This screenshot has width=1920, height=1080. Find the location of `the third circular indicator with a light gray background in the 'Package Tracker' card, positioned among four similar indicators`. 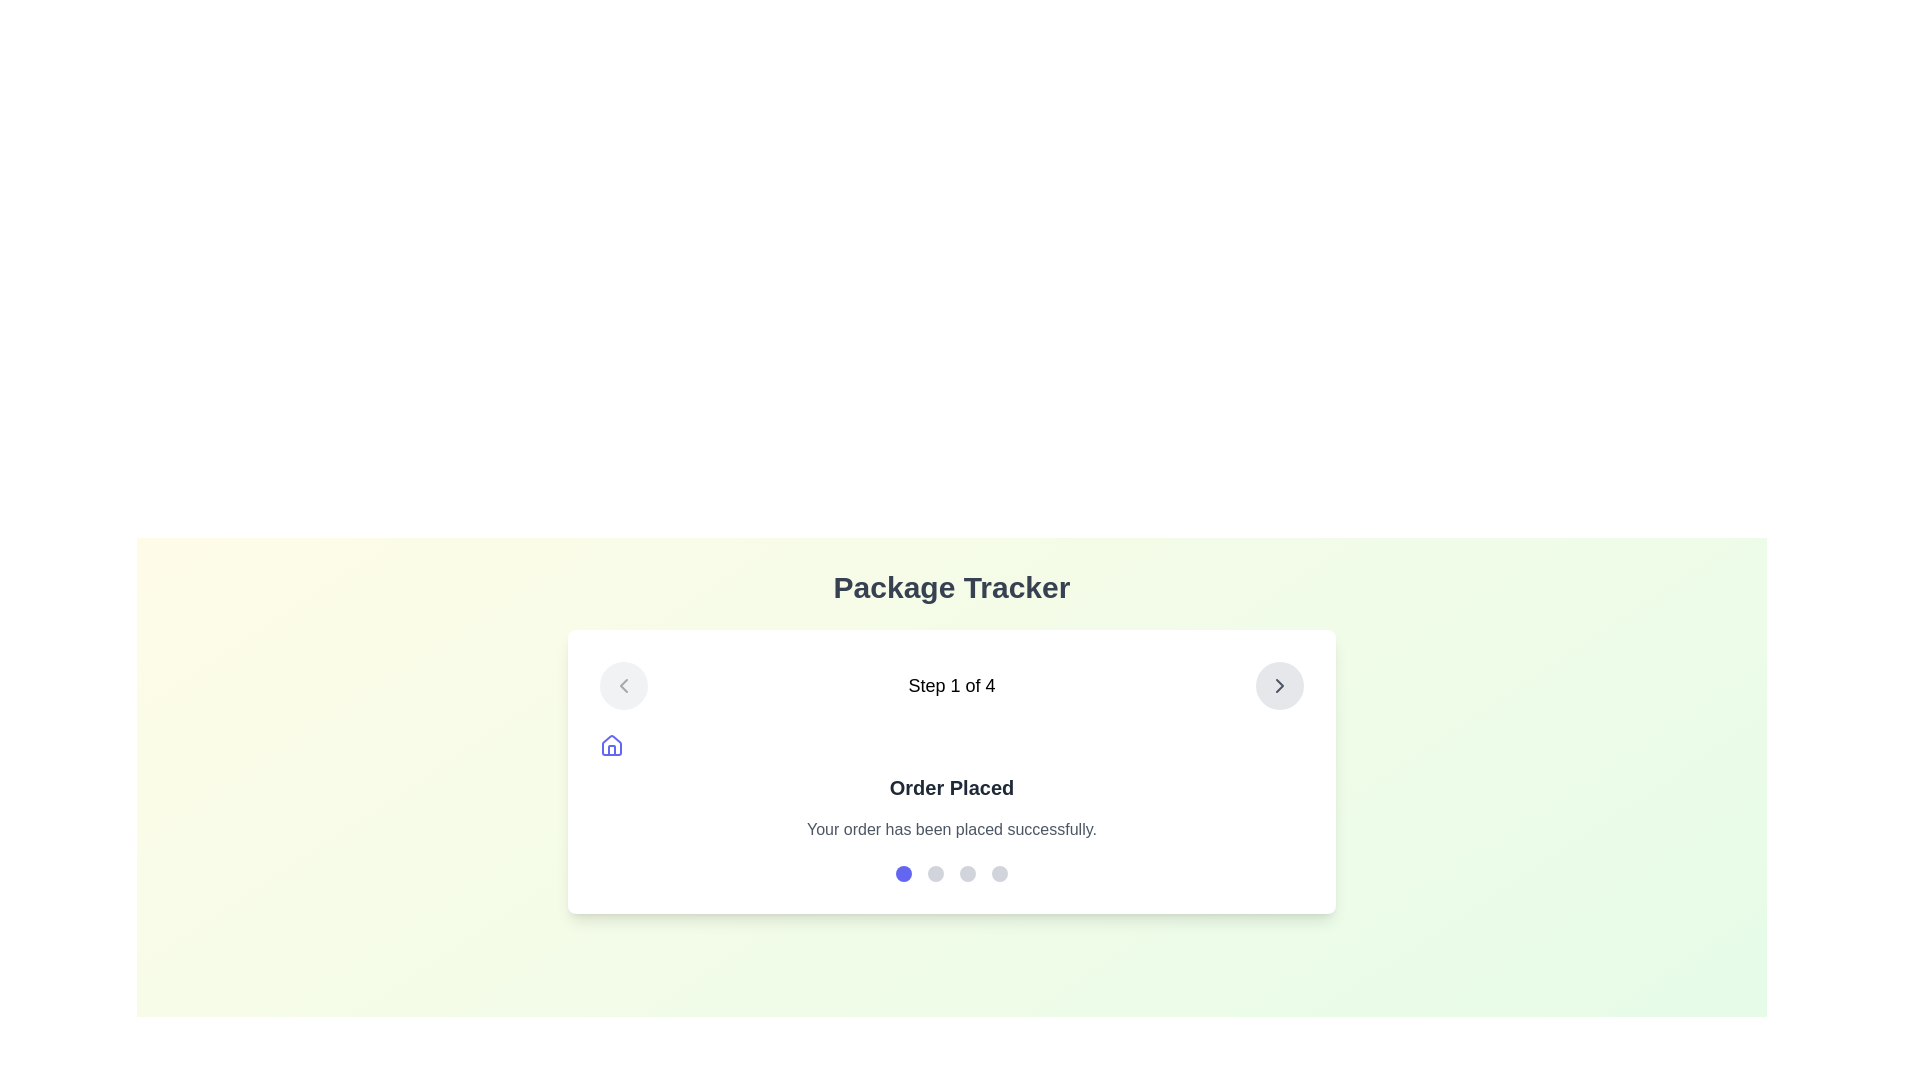

the third circular indicator with a light gray background in the 'Package Tracker' card, positioned among four similar indicators is located at coordinates (968, 873).